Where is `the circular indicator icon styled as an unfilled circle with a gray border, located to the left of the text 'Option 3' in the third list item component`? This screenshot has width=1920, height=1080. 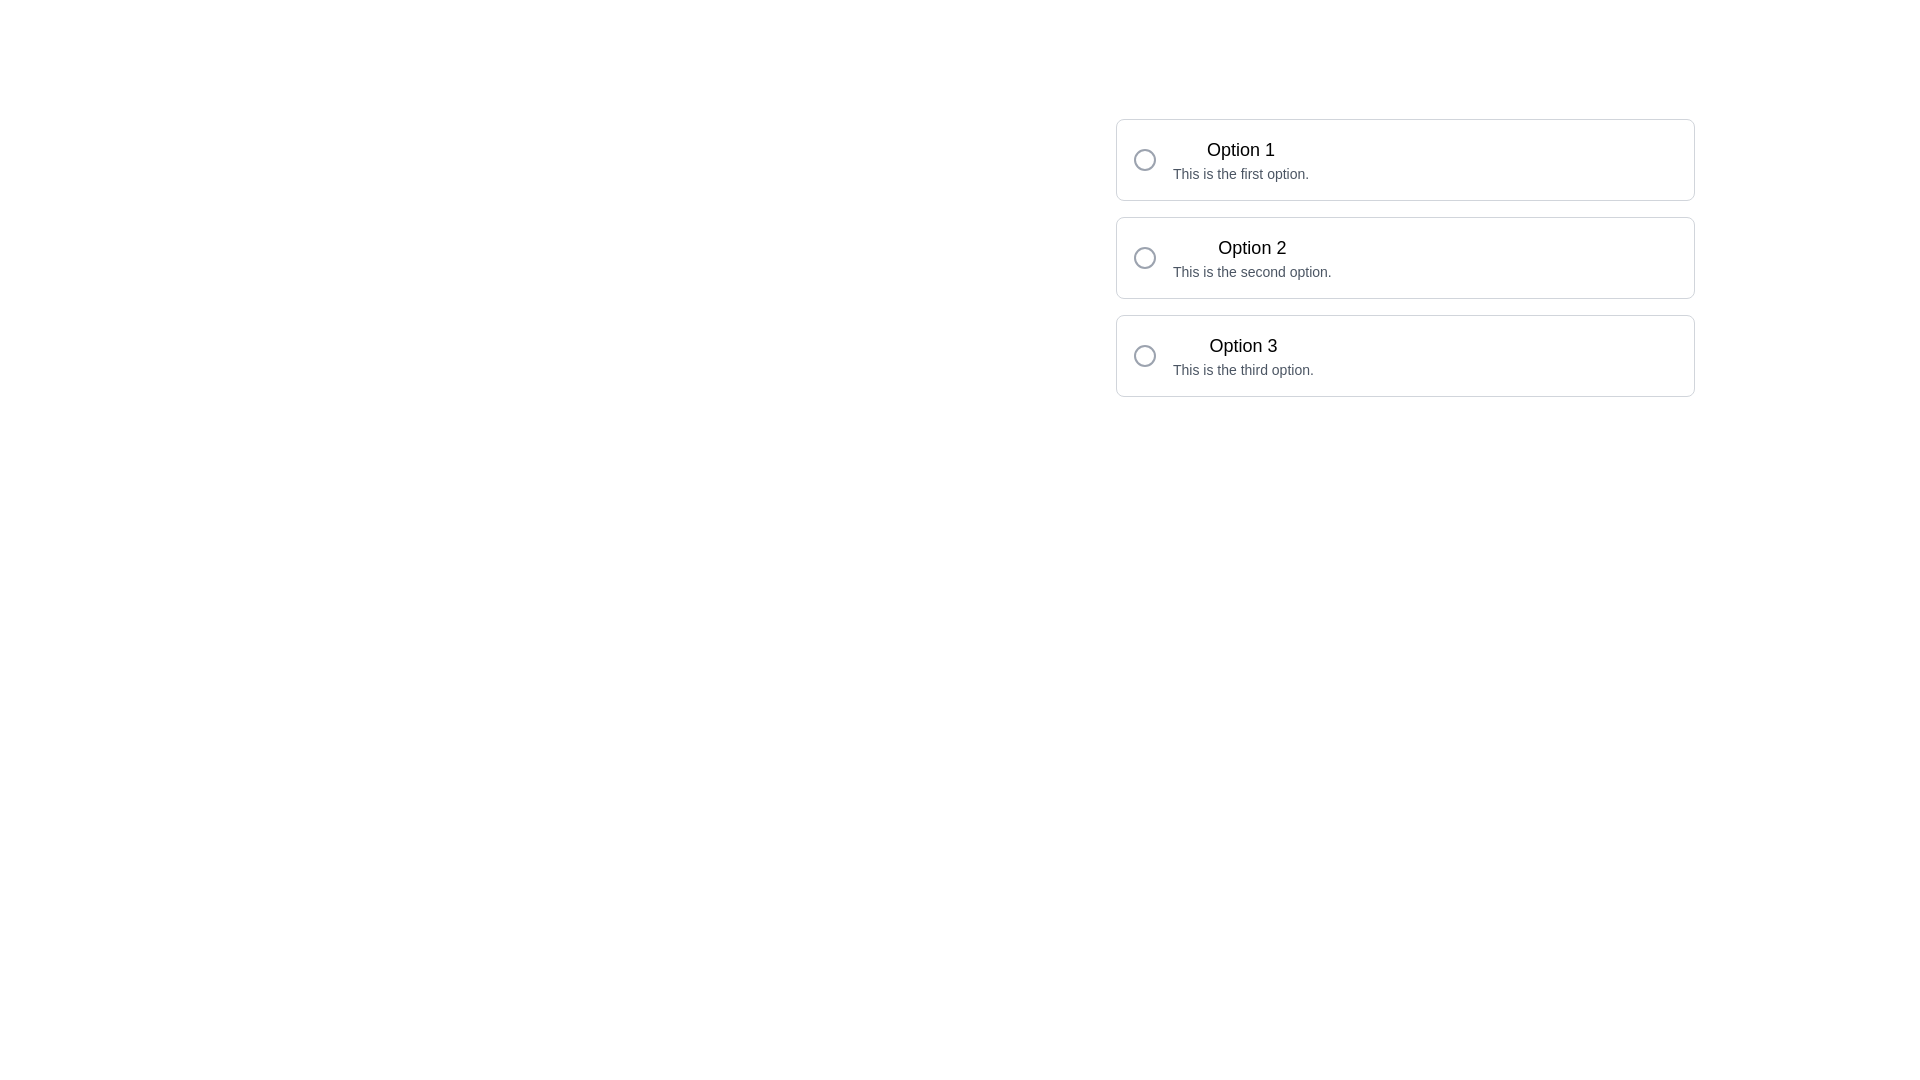
the circular indicator icon styled as an unfilled circle with a gray border, located to the left of the text 'Option 3' in the third list item component is located at coordinates (1145, 354).